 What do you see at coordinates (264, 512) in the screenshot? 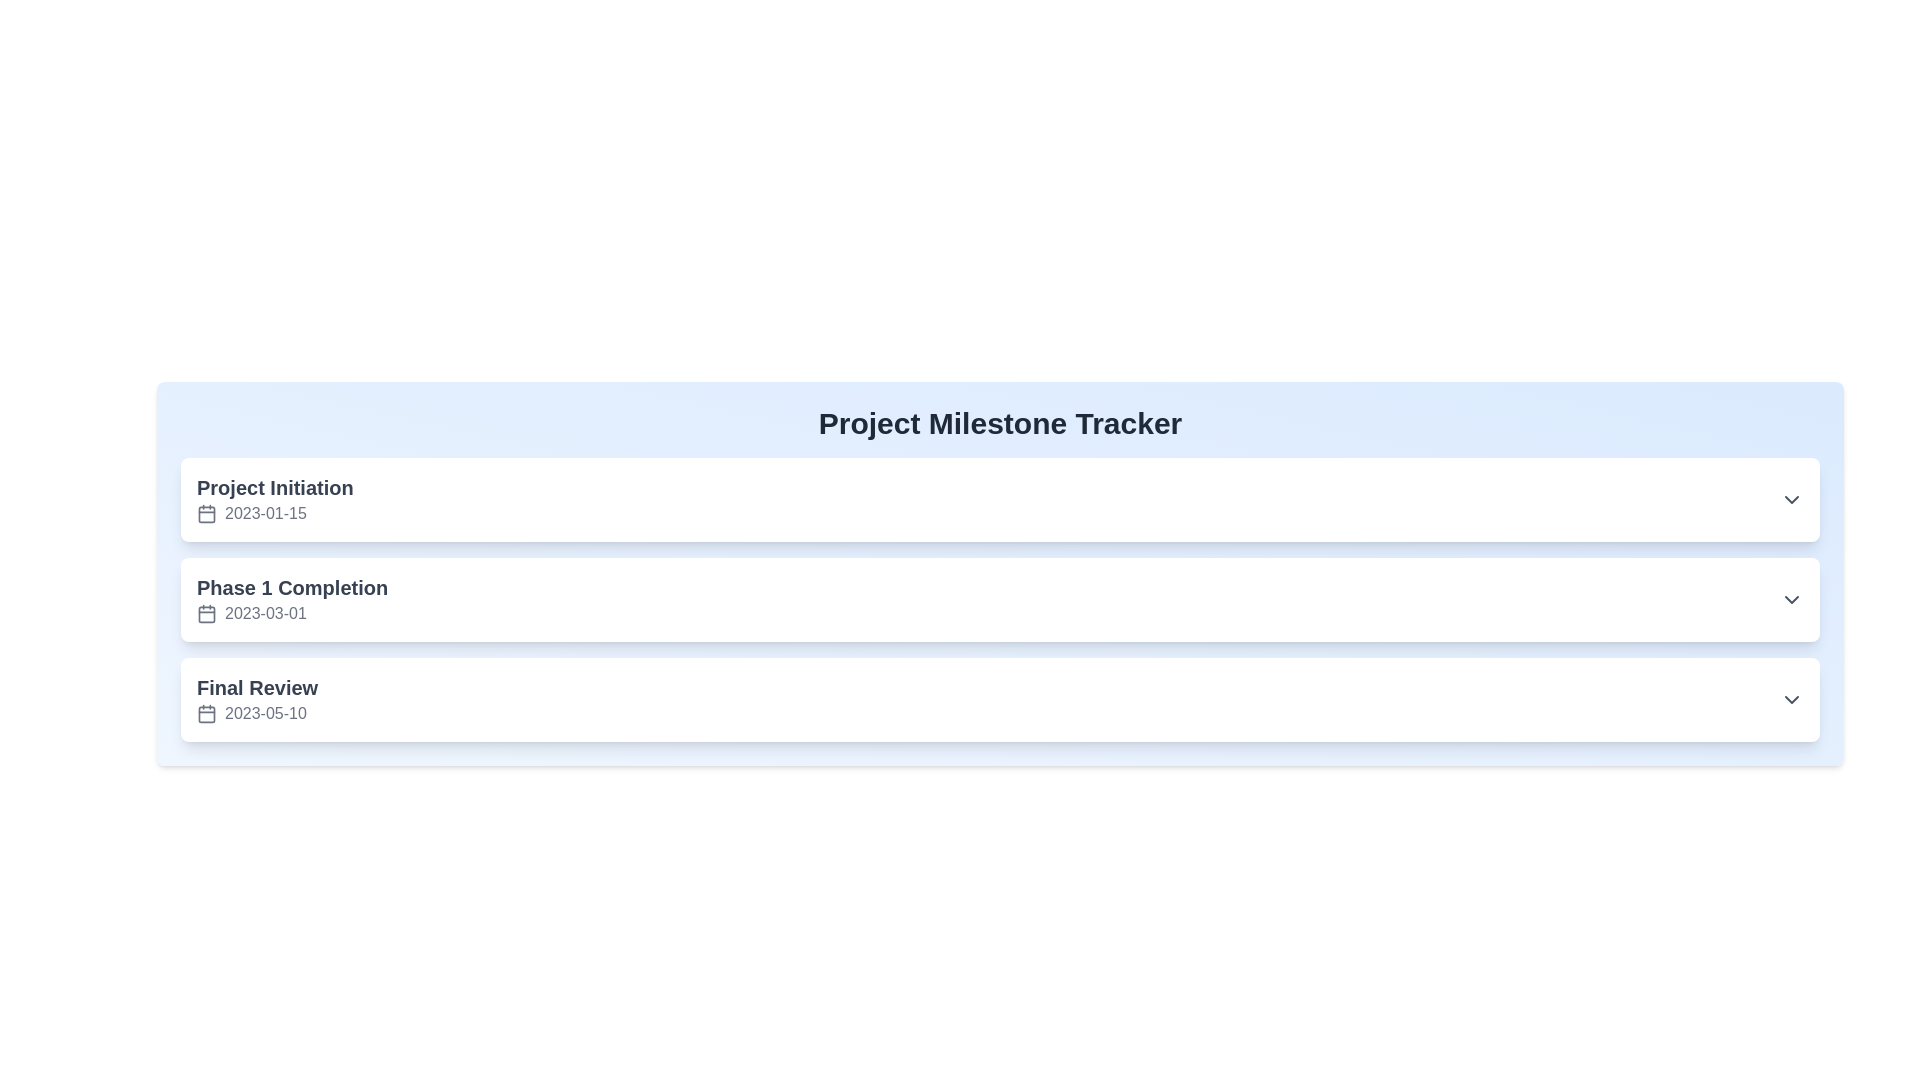
I see `the text display indicating the date for the 'Project Initiation' milestone, which is located at the topmost position among the listed milestones, adjacent to a calendar icon` at bounding box center [264, 512].